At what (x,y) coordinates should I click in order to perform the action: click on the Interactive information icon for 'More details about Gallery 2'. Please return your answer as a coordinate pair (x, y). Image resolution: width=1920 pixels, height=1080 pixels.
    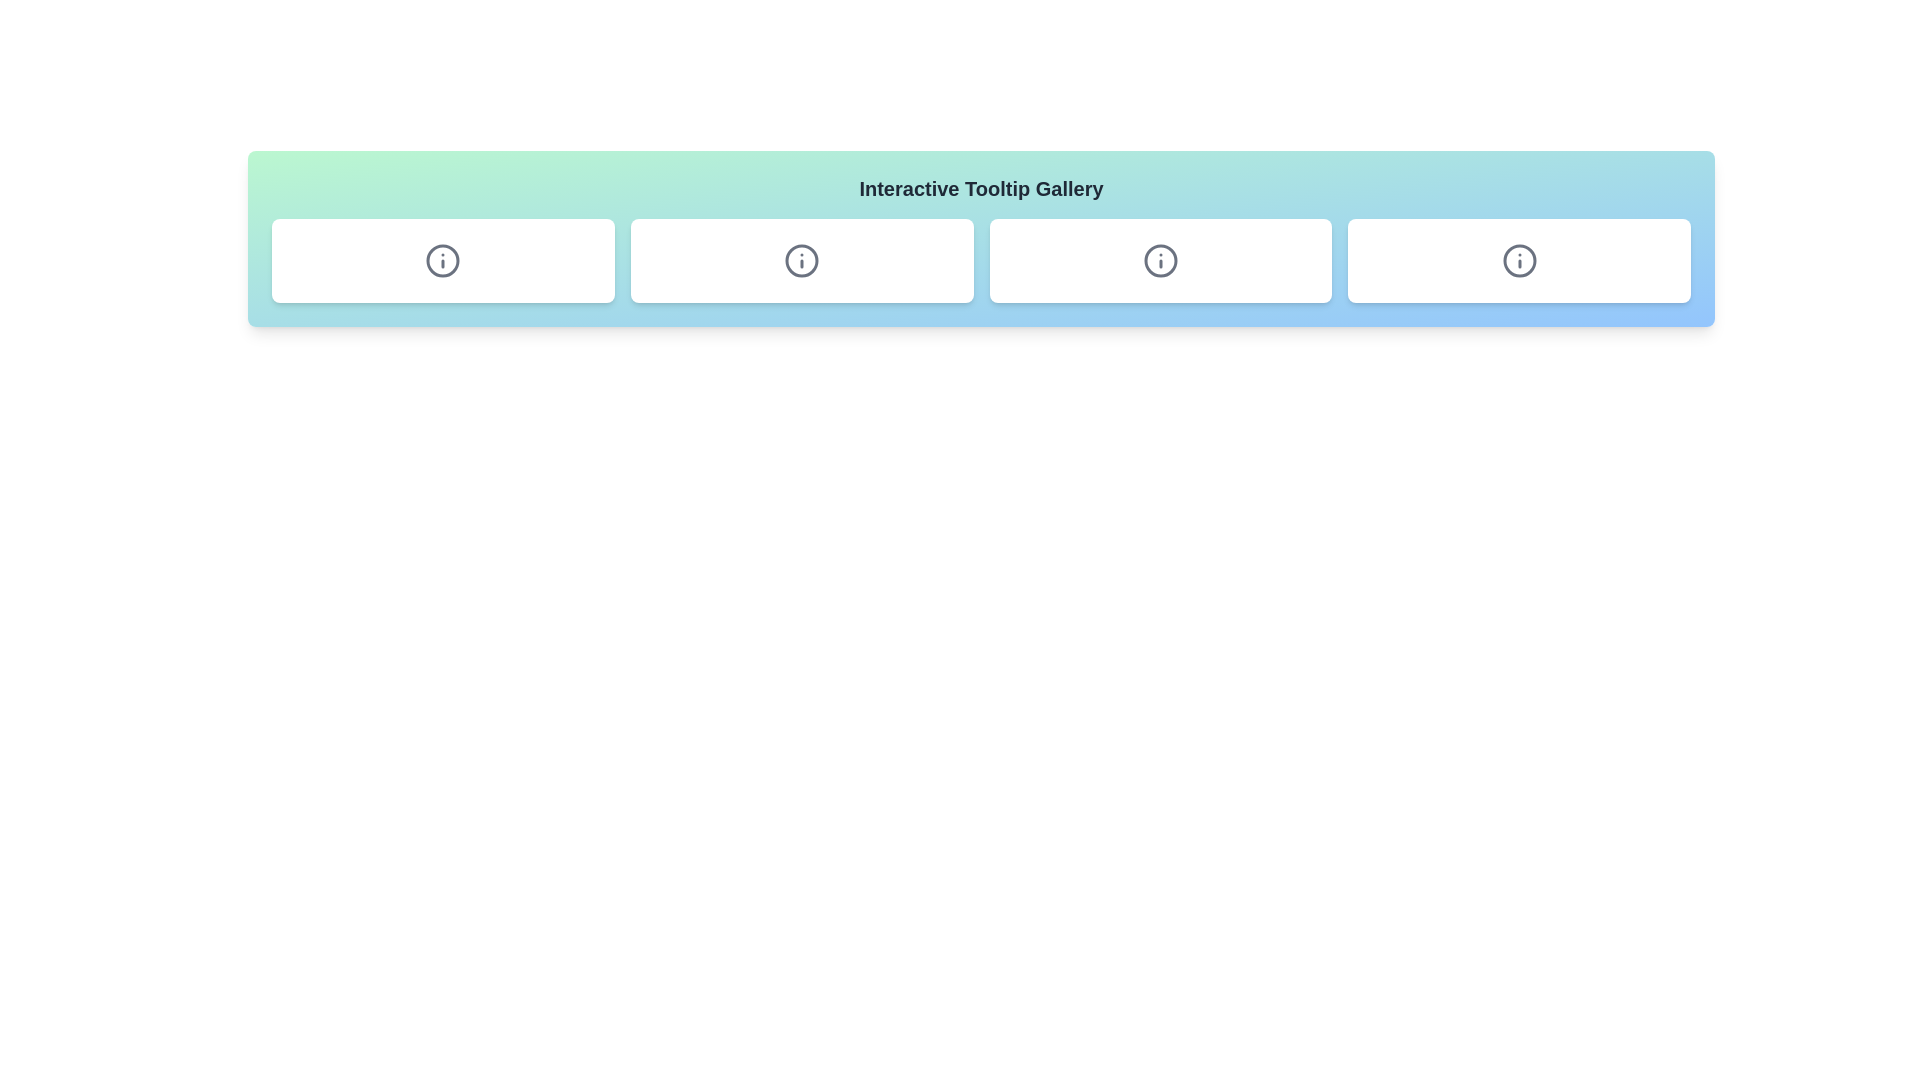
    Looking at the image, I should click on (802, 260).